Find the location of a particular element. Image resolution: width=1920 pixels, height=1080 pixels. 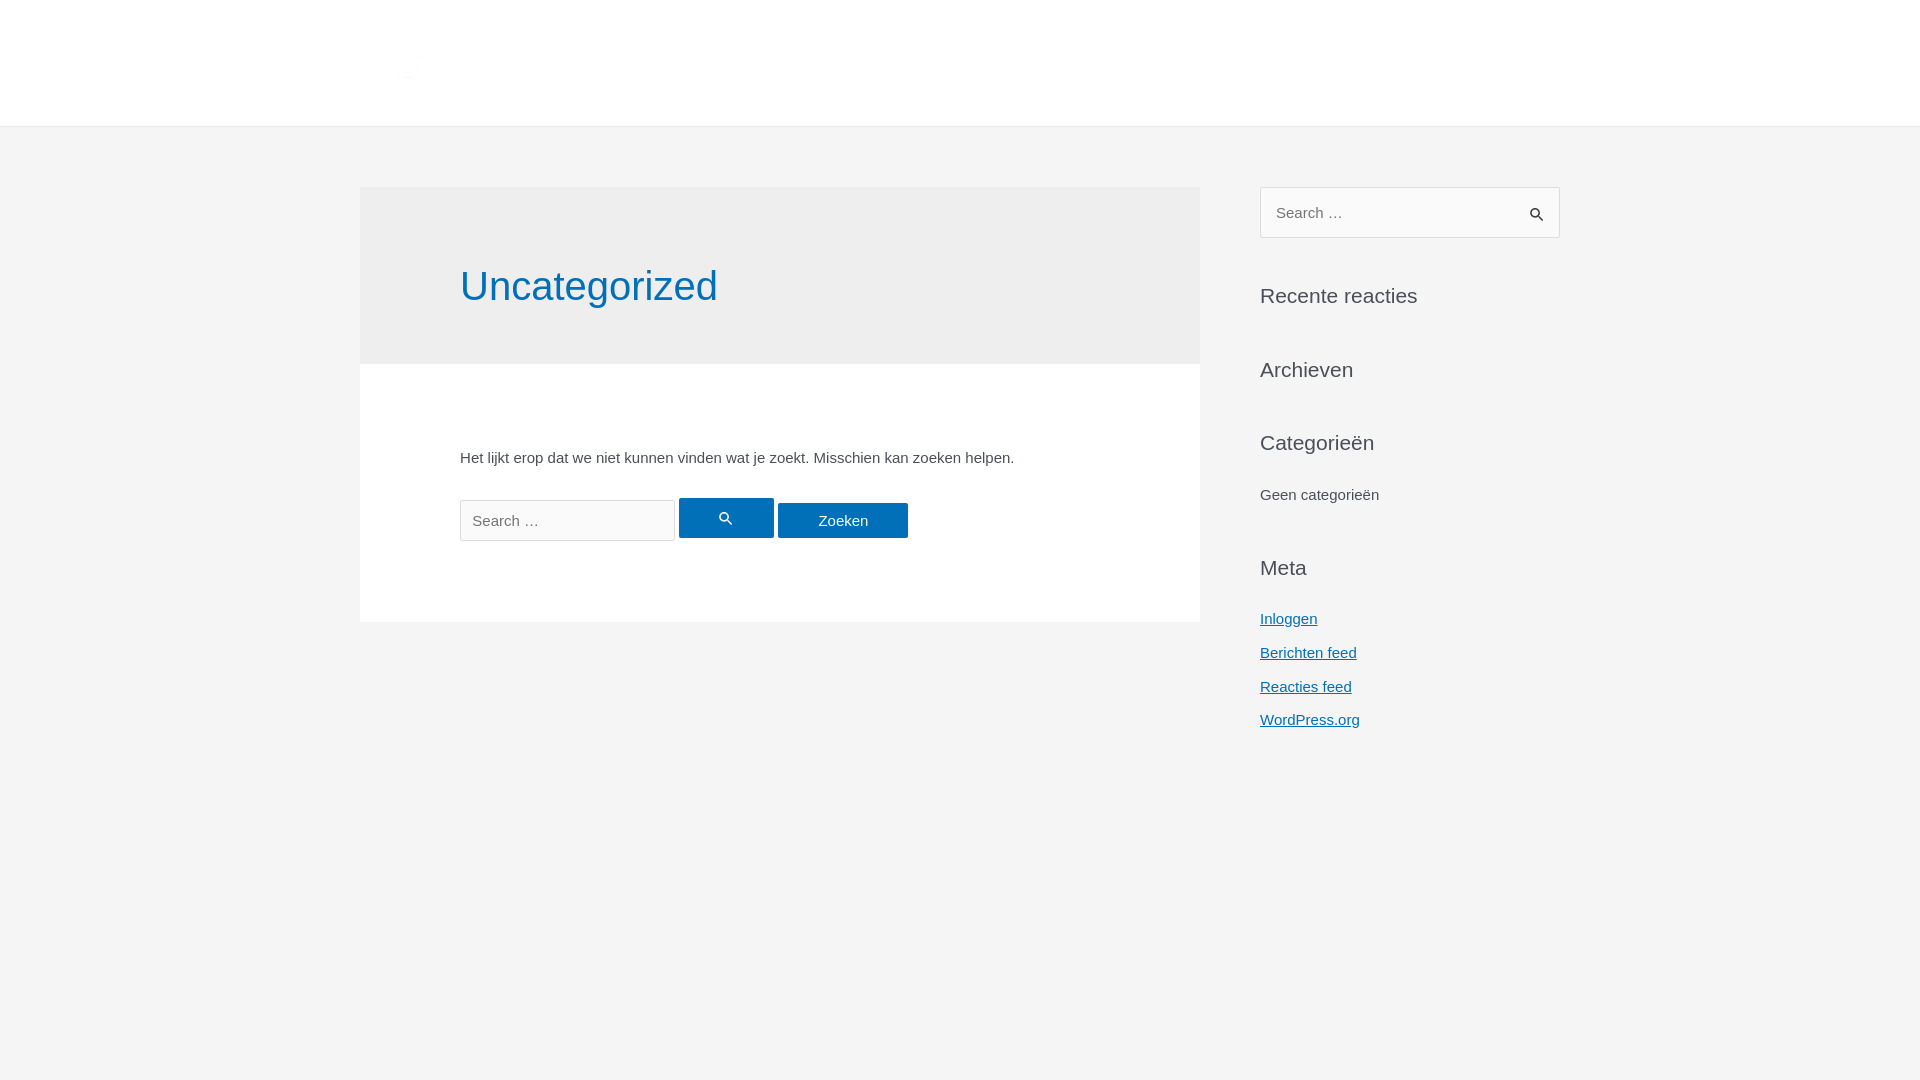

'Zoeken' is located at coordinates (1536, 207).